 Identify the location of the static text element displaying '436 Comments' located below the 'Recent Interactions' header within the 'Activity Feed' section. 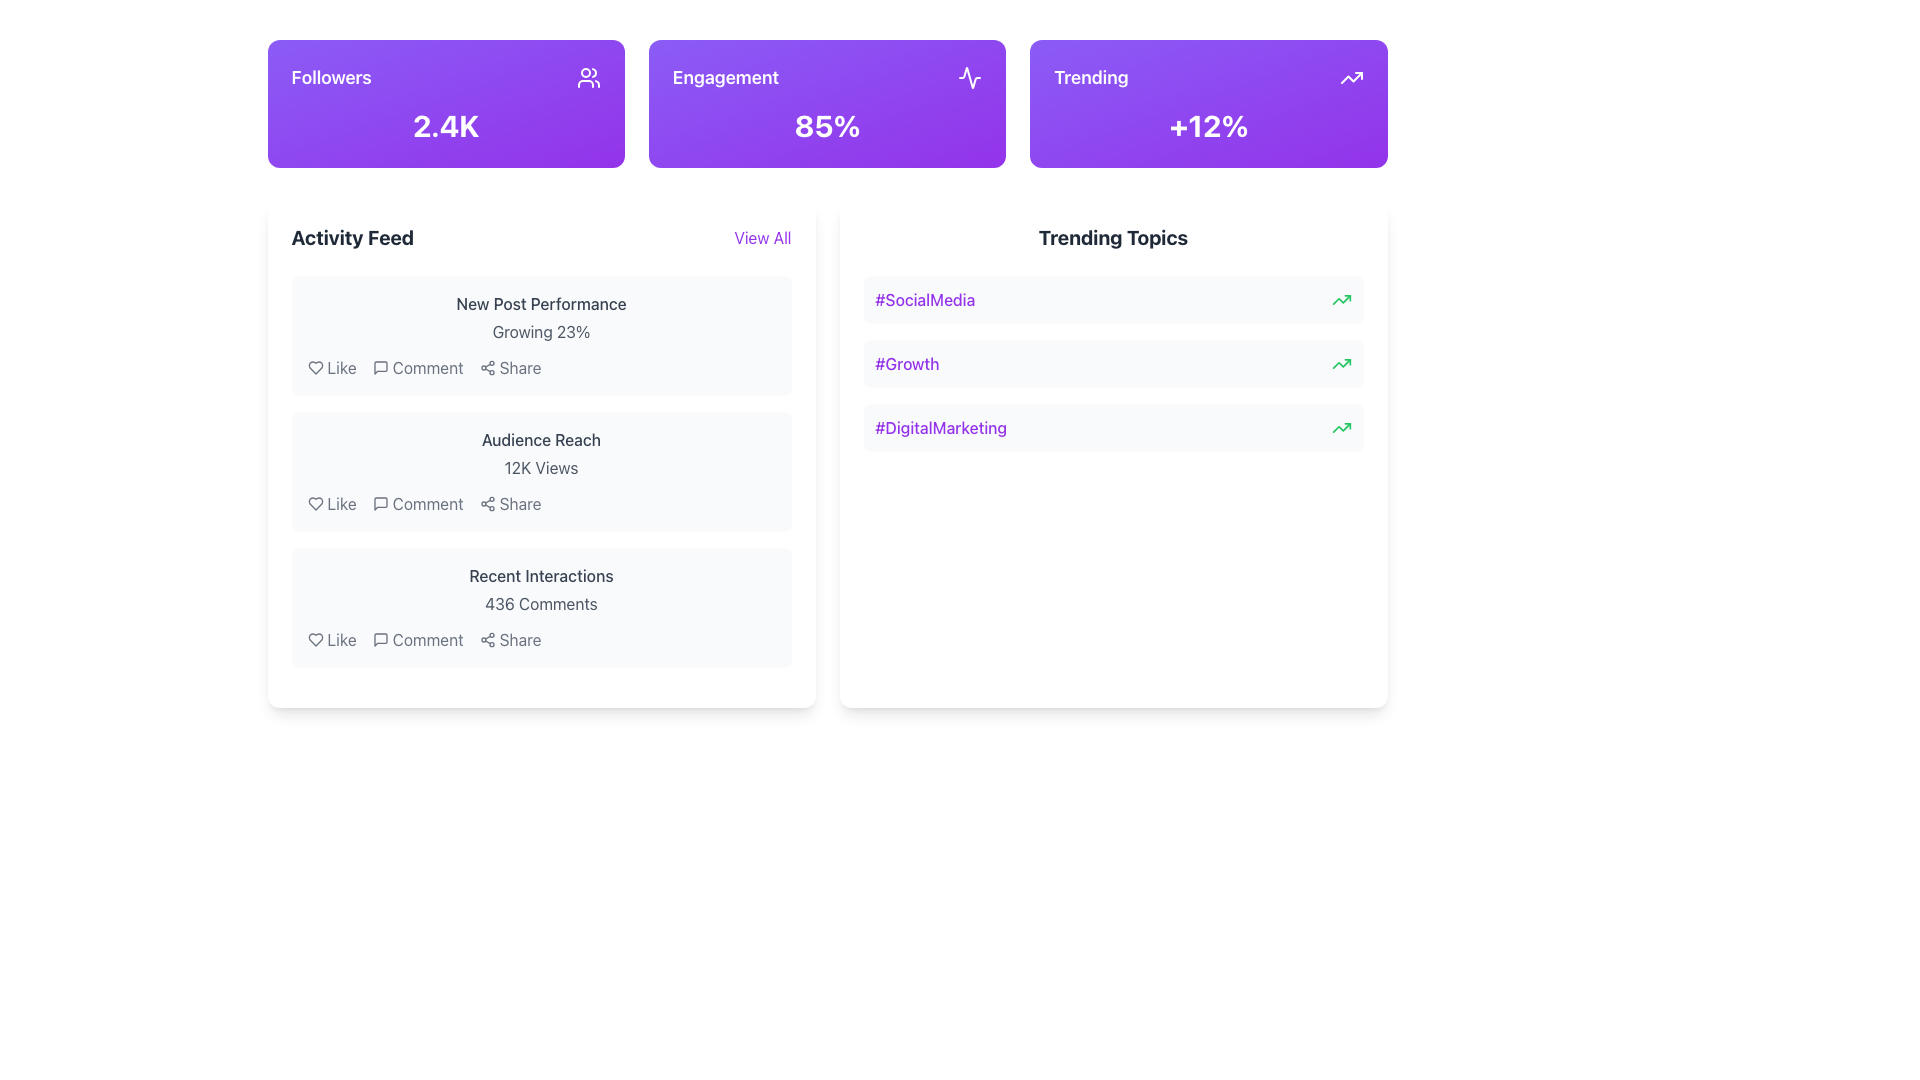
(541, 603).